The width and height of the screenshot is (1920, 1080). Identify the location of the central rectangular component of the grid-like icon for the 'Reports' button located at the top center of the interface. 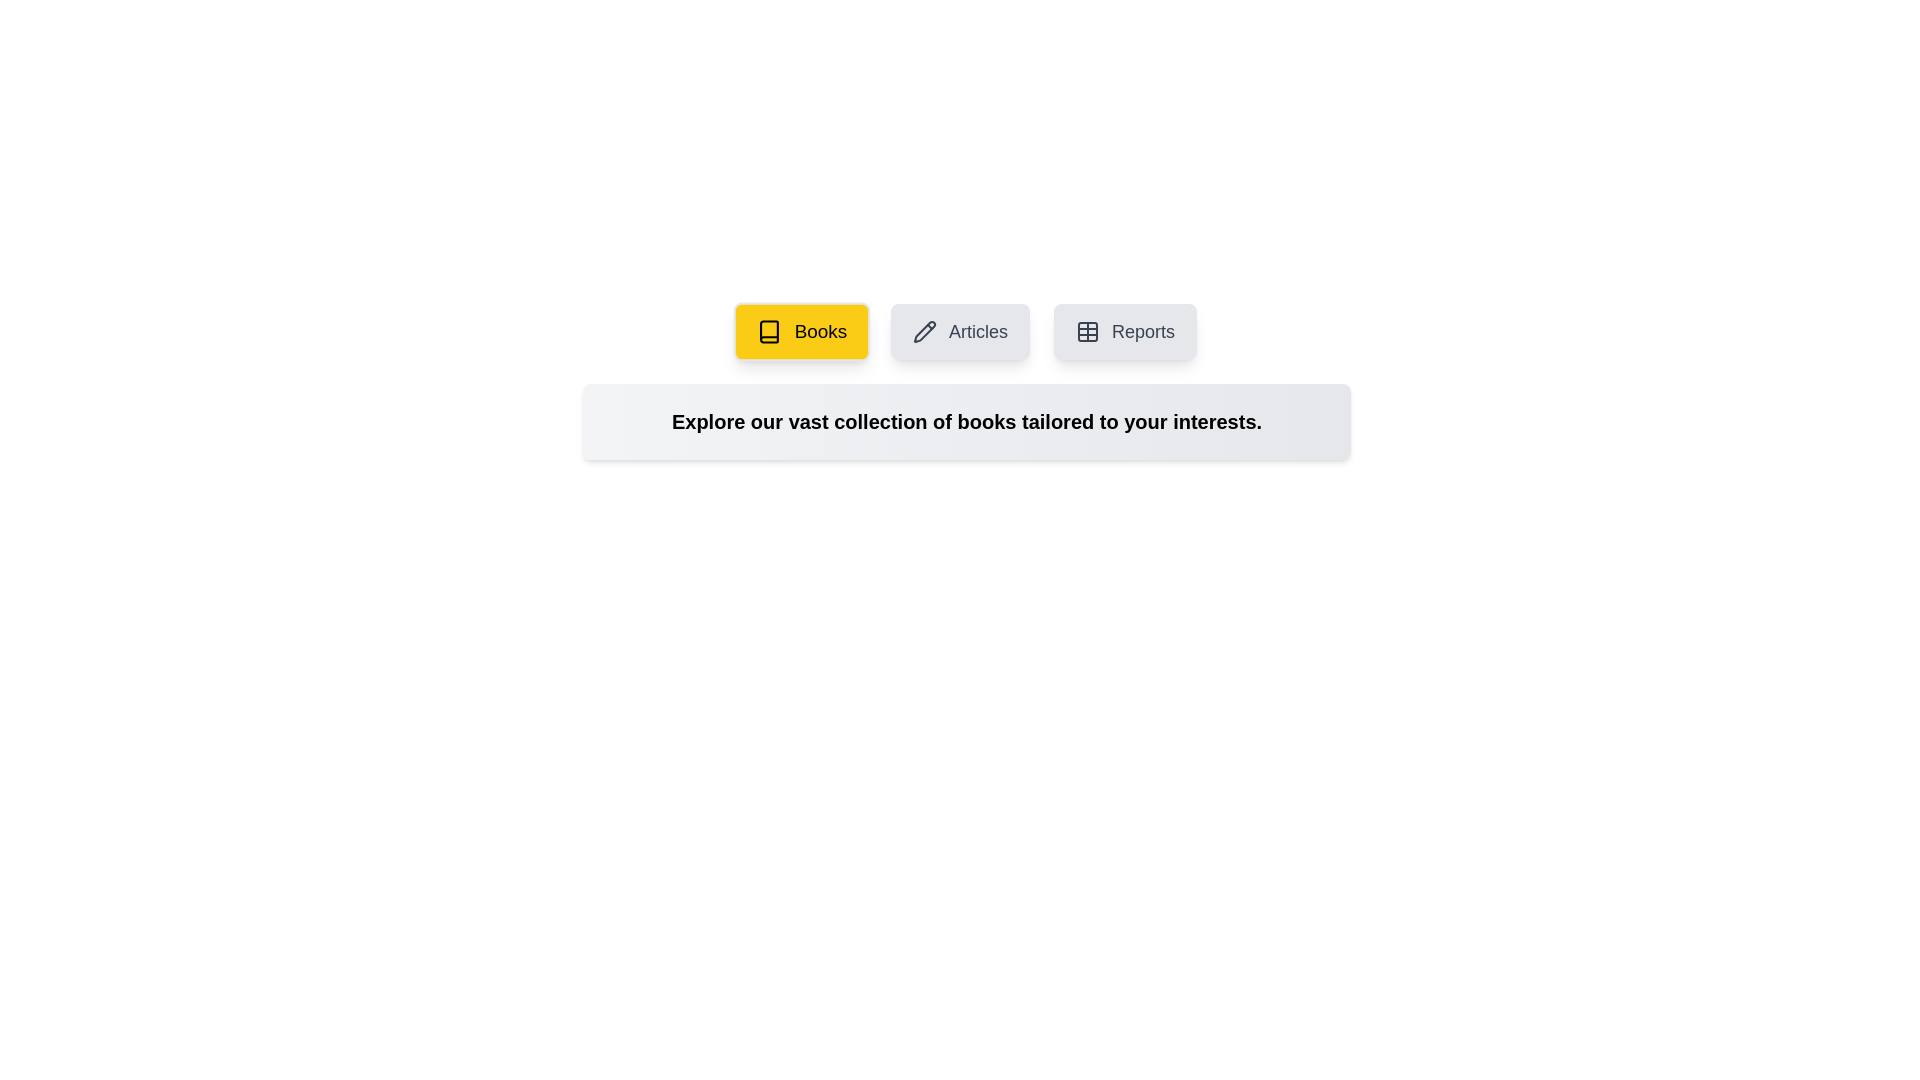
(1087, 330).